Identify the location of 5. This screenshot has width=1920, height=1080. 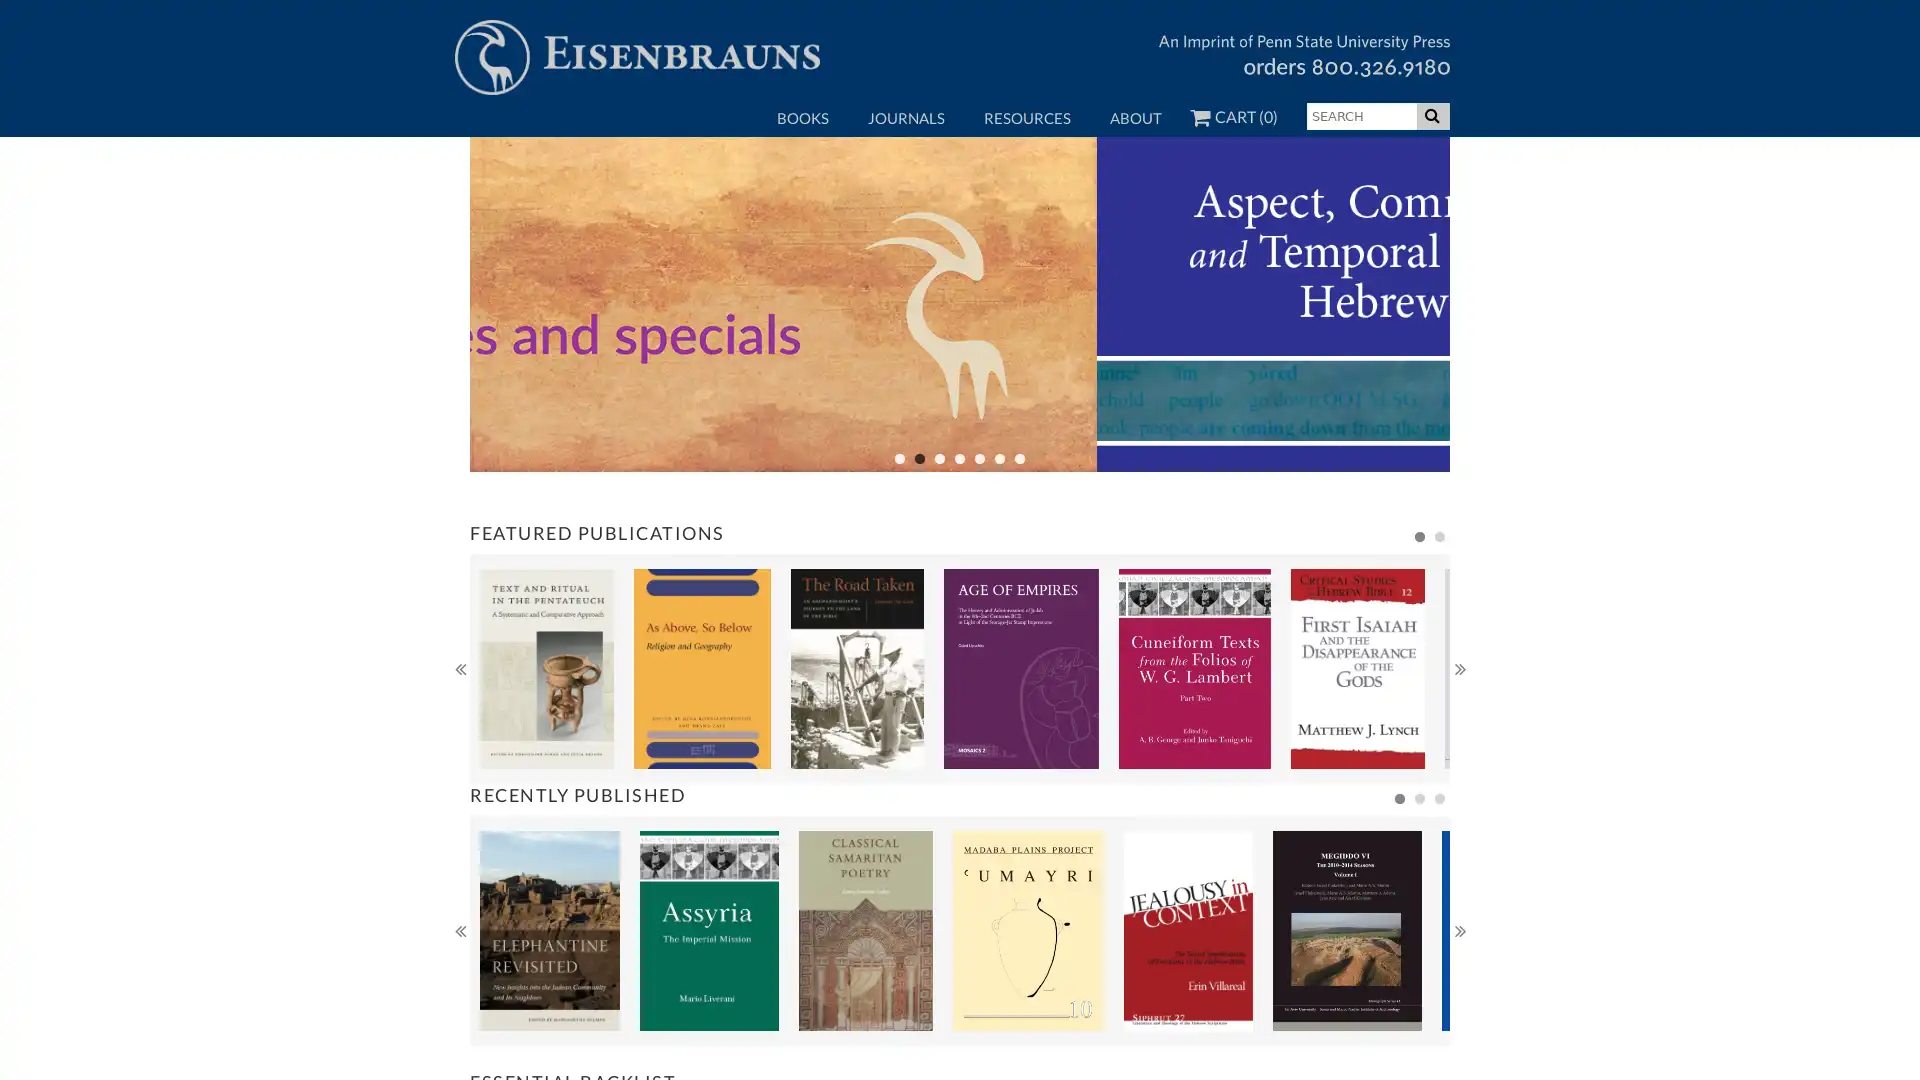
(979, 534).